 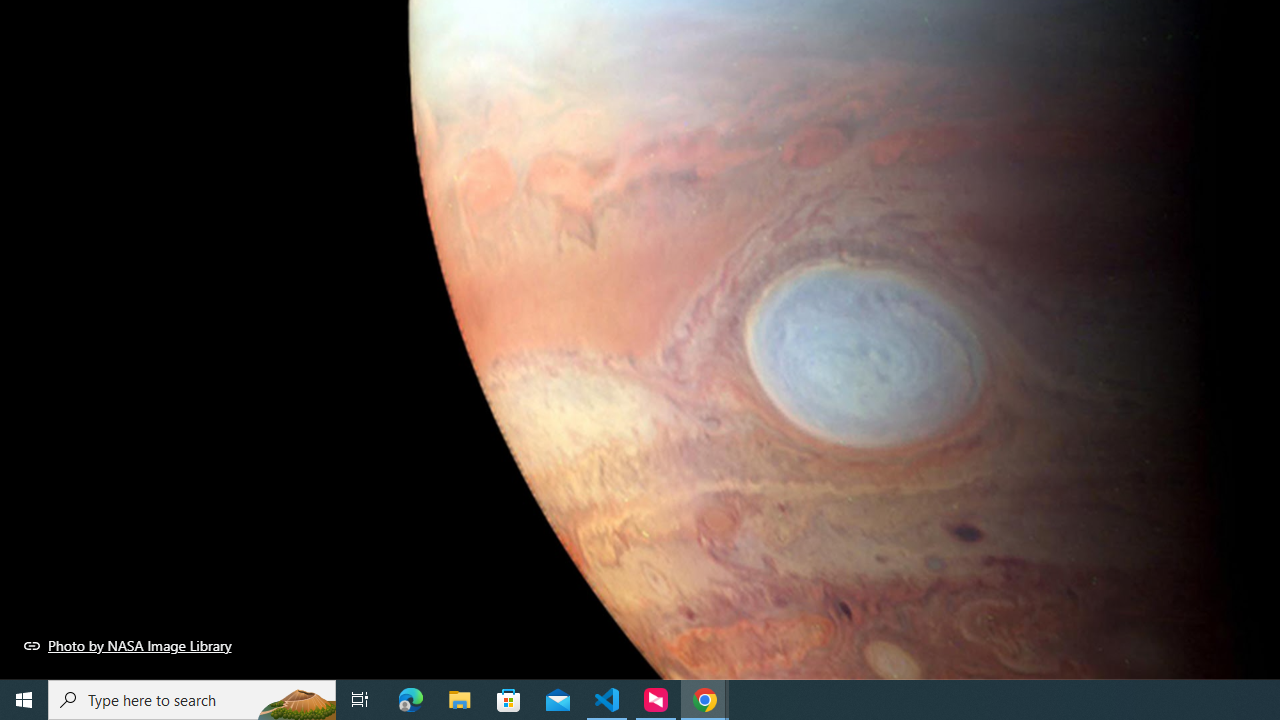 What do you see at coordinates (127, 645) in the screenshot?
I see `'Photo by NASA Image Library'` at bounding box center [127, 645].